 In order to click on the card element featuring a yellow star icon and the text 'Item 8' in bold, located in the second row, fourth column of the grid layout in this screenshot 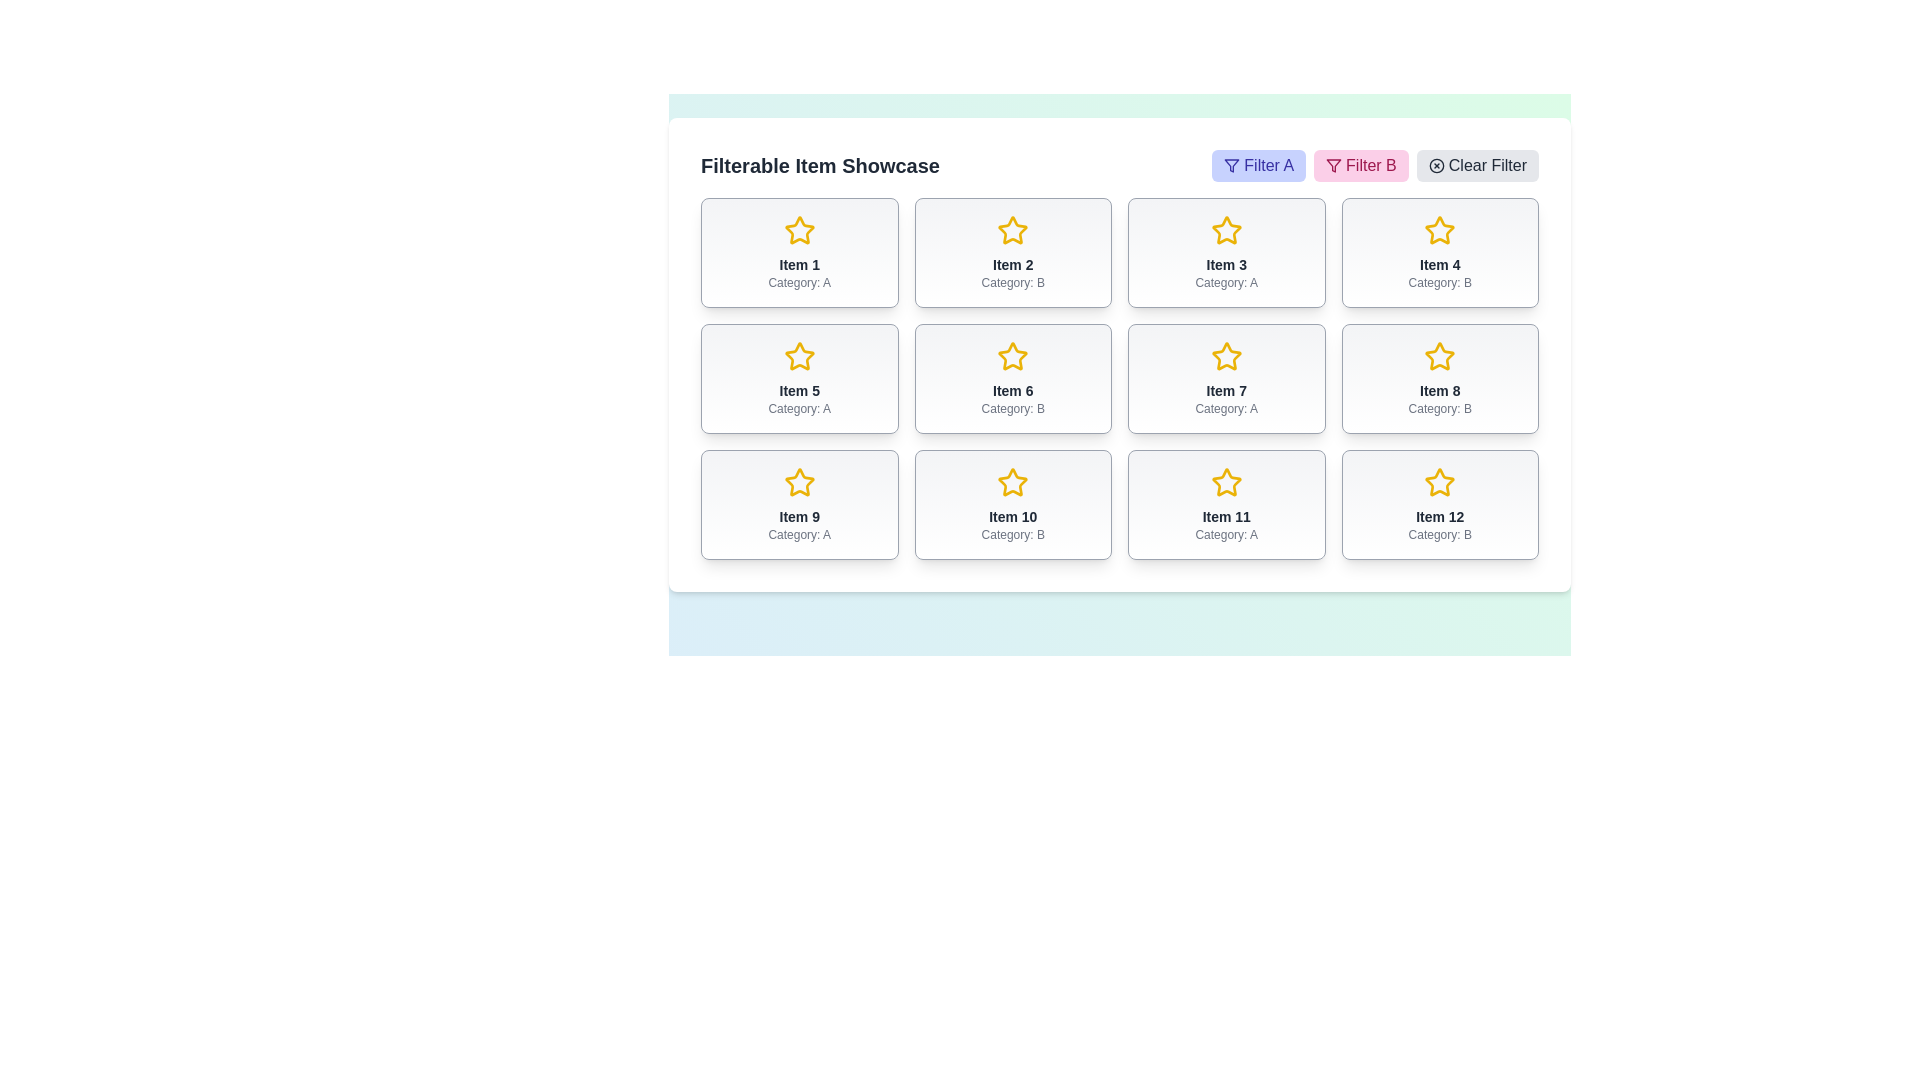, I will do `click(1440, 378)`.